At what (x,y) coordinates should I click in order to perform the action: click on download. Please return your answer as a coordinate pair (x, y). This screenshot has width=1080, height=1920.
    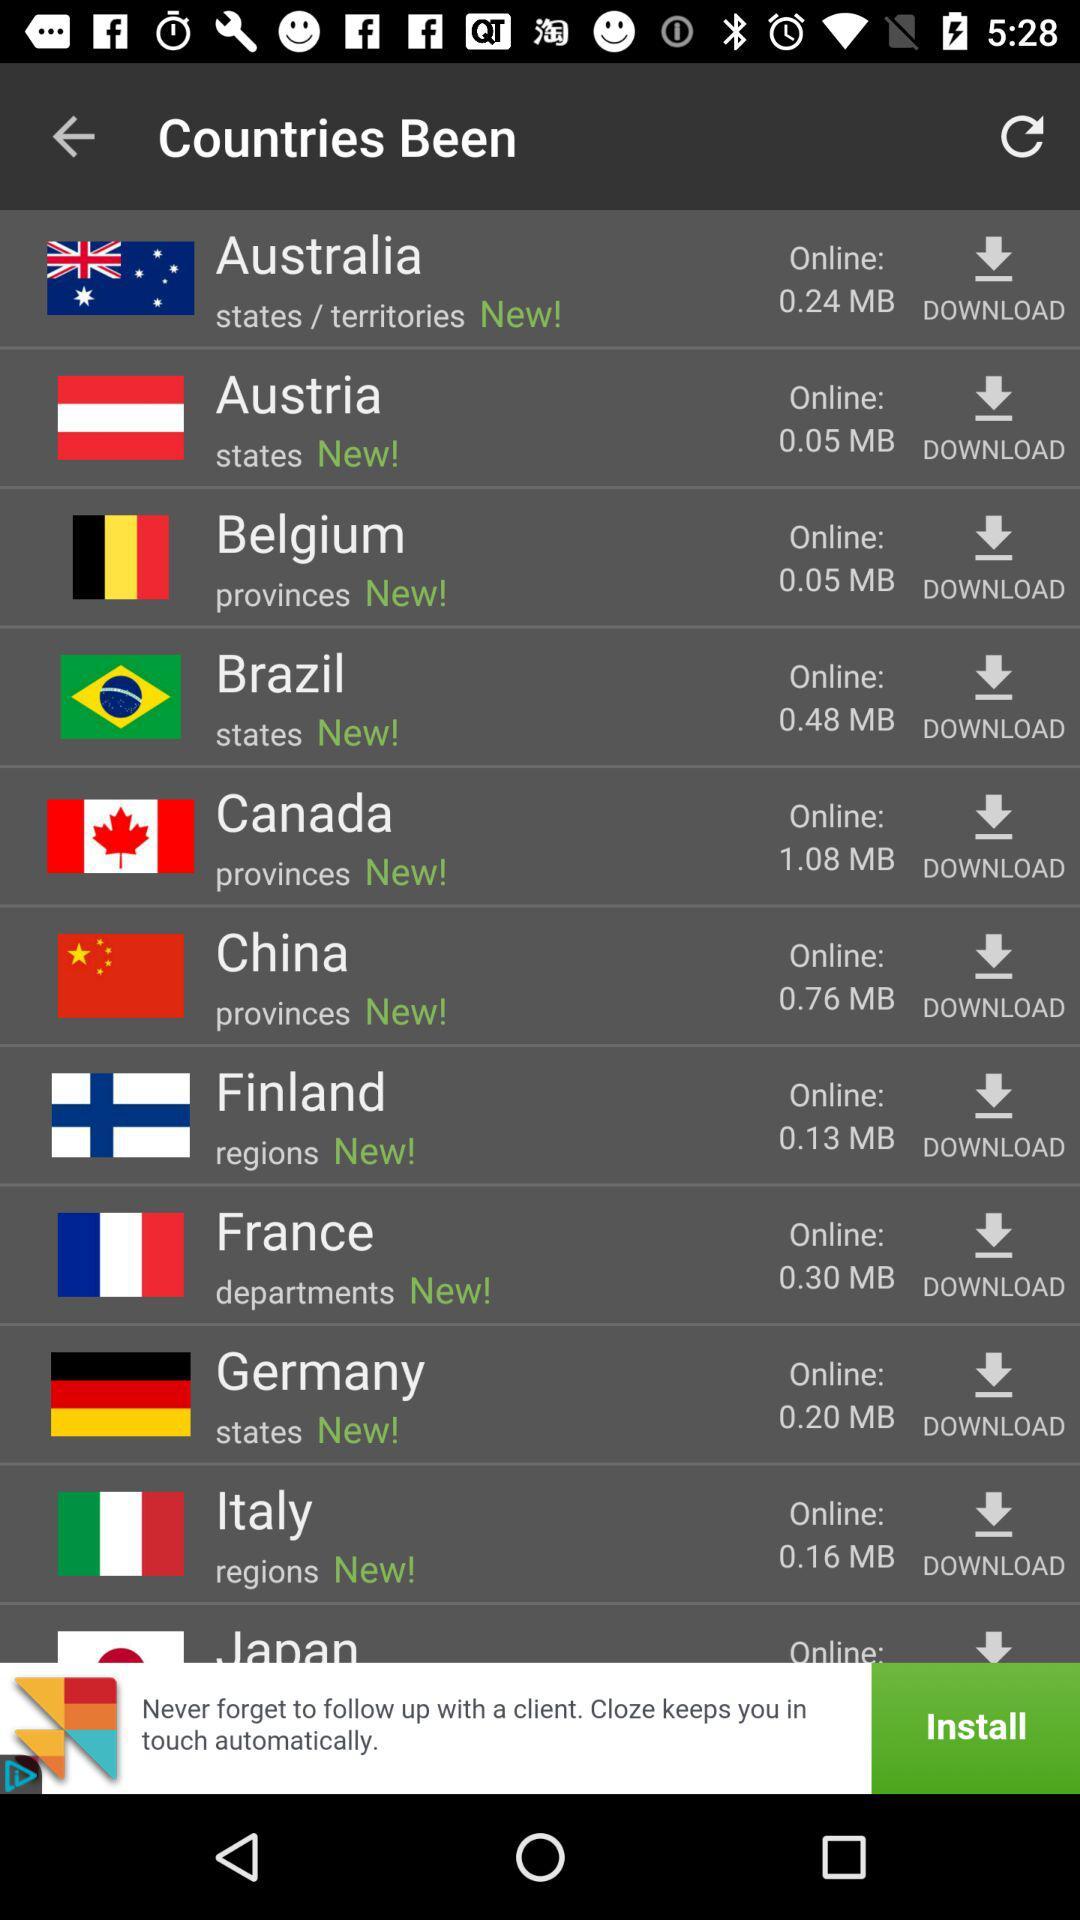
    Looking at the image, I should click on (993, 1515).